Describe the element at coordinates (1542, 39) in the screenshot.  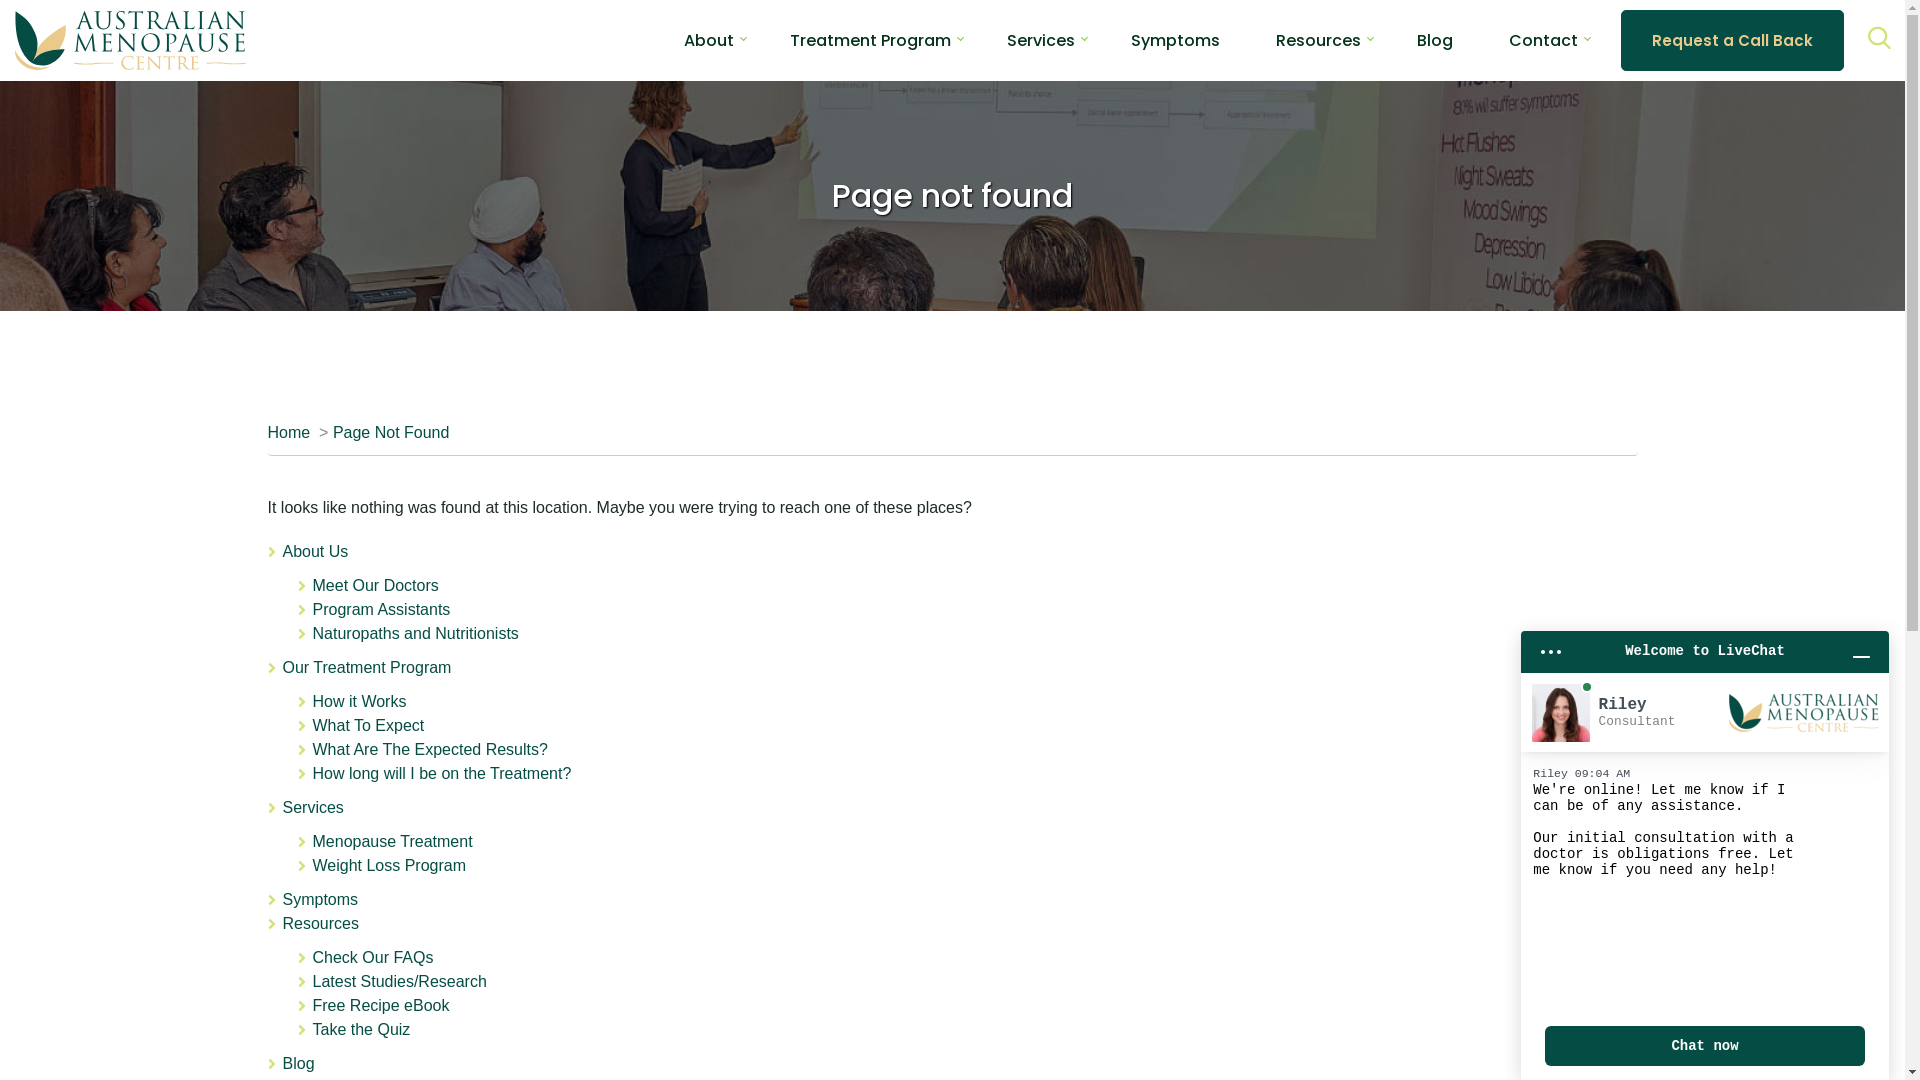
I see `'Contact'` at that location.